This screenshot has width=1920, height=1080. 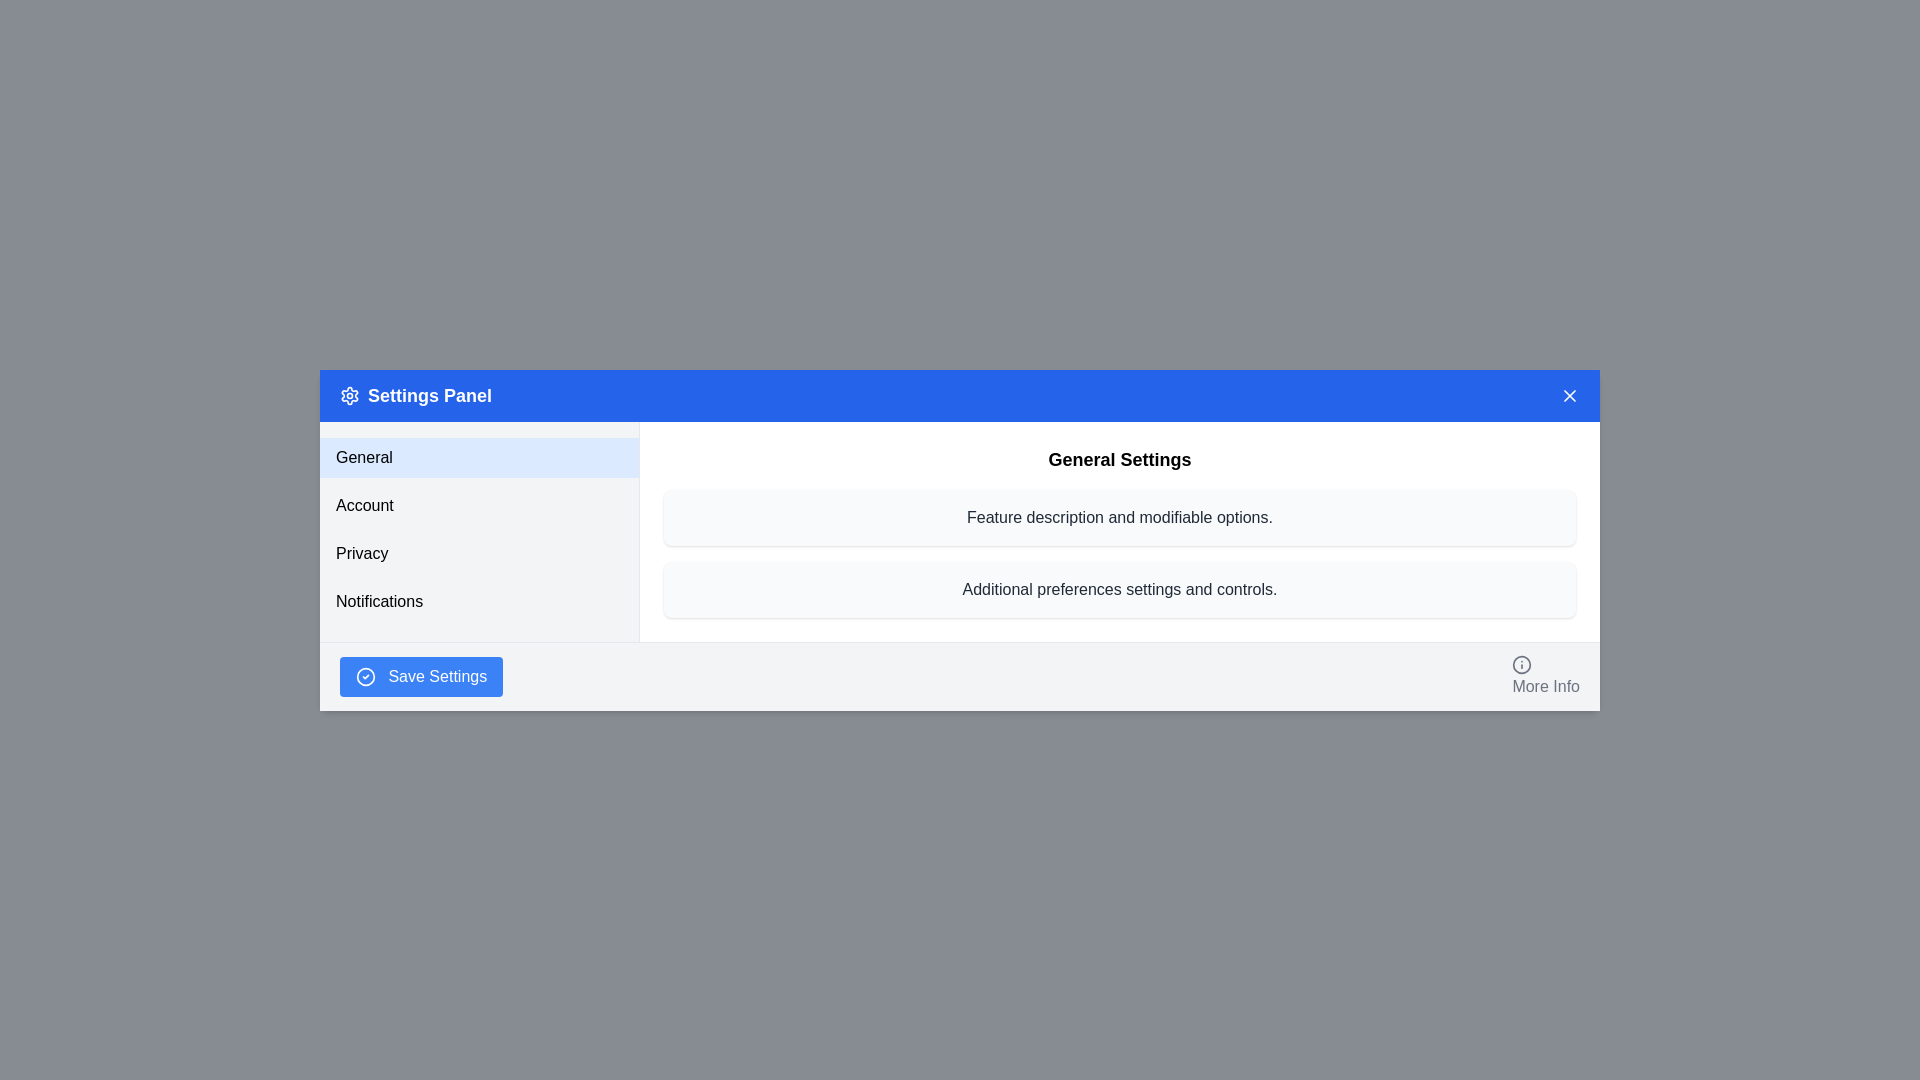 I want to click on the close button icon, represented by a diagonal 'X' shape, located in the top-right corner of the blue header bar adjacent to the 'Settings Panel' title area, so click(x=1568, y=395).